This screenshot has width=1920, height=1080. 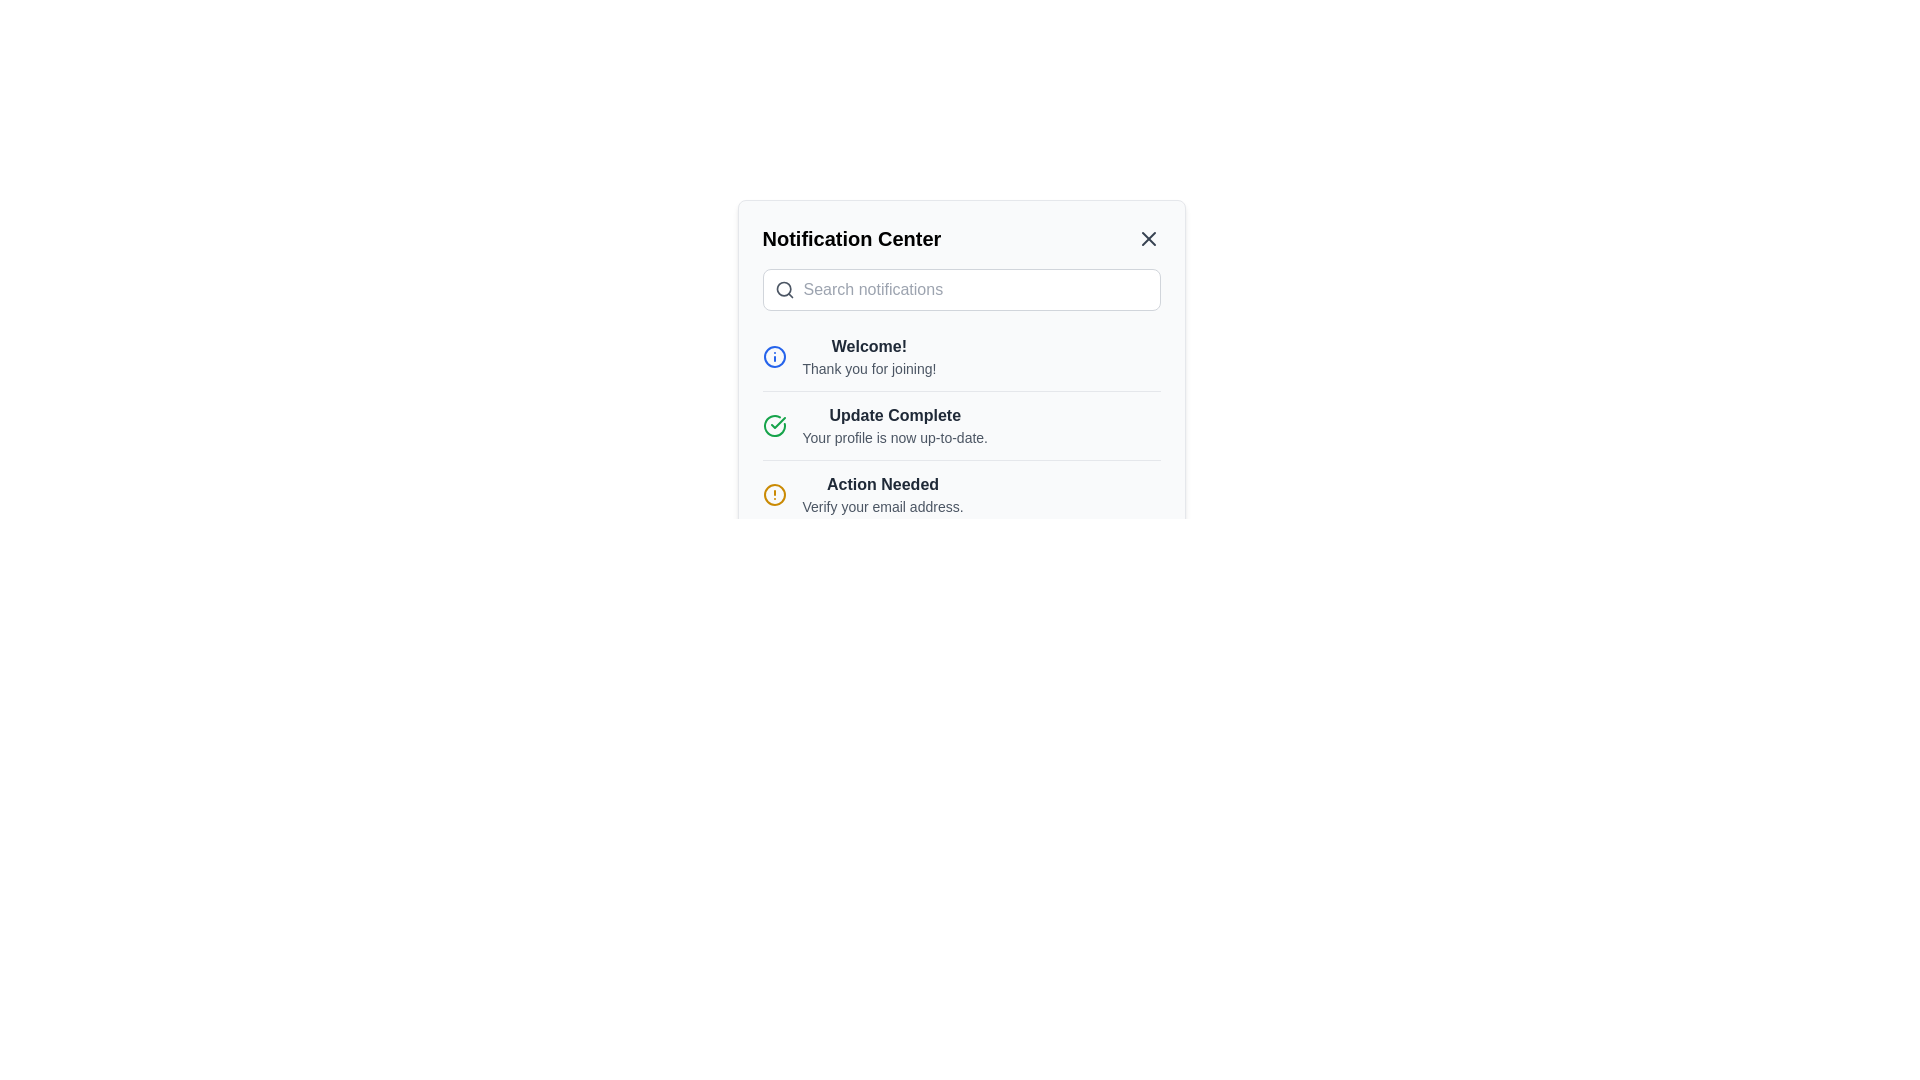 What do you see at coordinates (773, 424) in the screenshot?
I see `the circular checkmark icon indicating 'Update Complete' in the notification panel` at bounding box center [773, 424].